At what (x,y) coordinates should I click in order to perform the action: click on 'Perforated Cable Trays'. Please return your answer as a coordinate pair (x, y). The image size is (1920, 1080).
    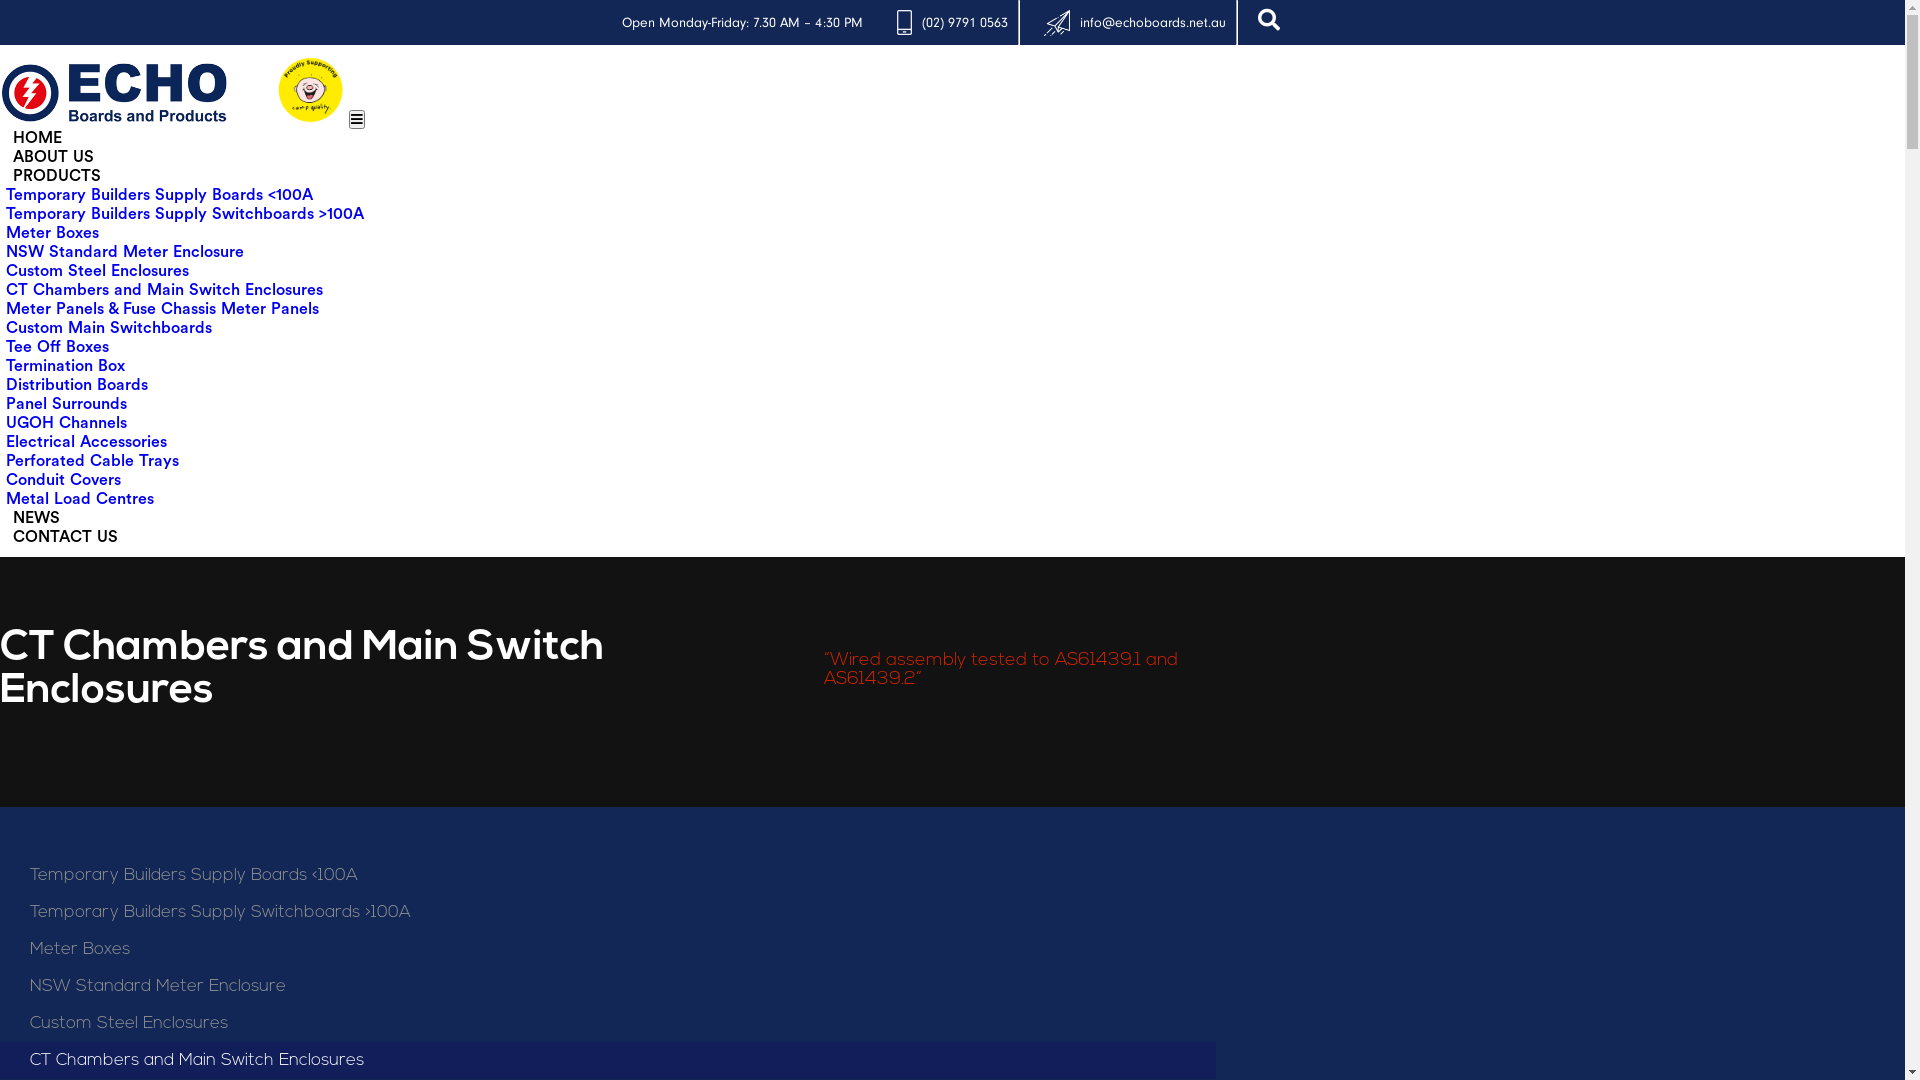
    Looking at the image, I should click on (91, 461).